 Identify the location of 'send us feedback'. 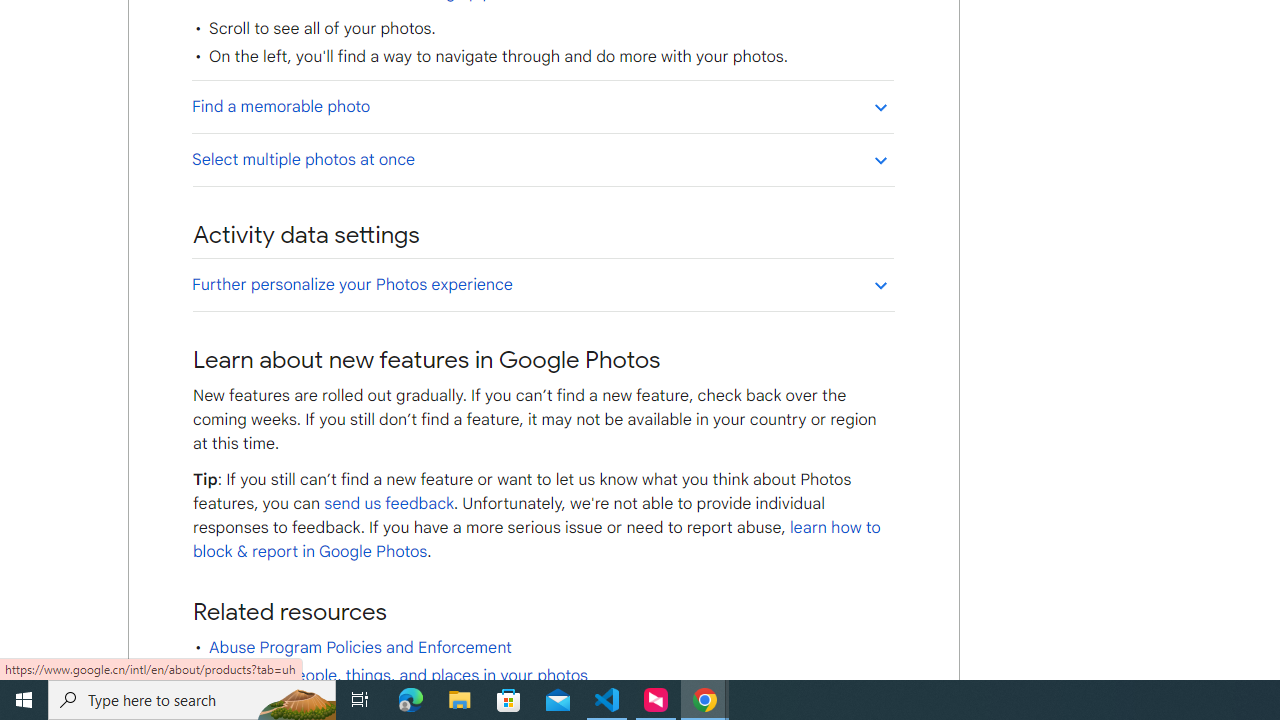
(389, 502).